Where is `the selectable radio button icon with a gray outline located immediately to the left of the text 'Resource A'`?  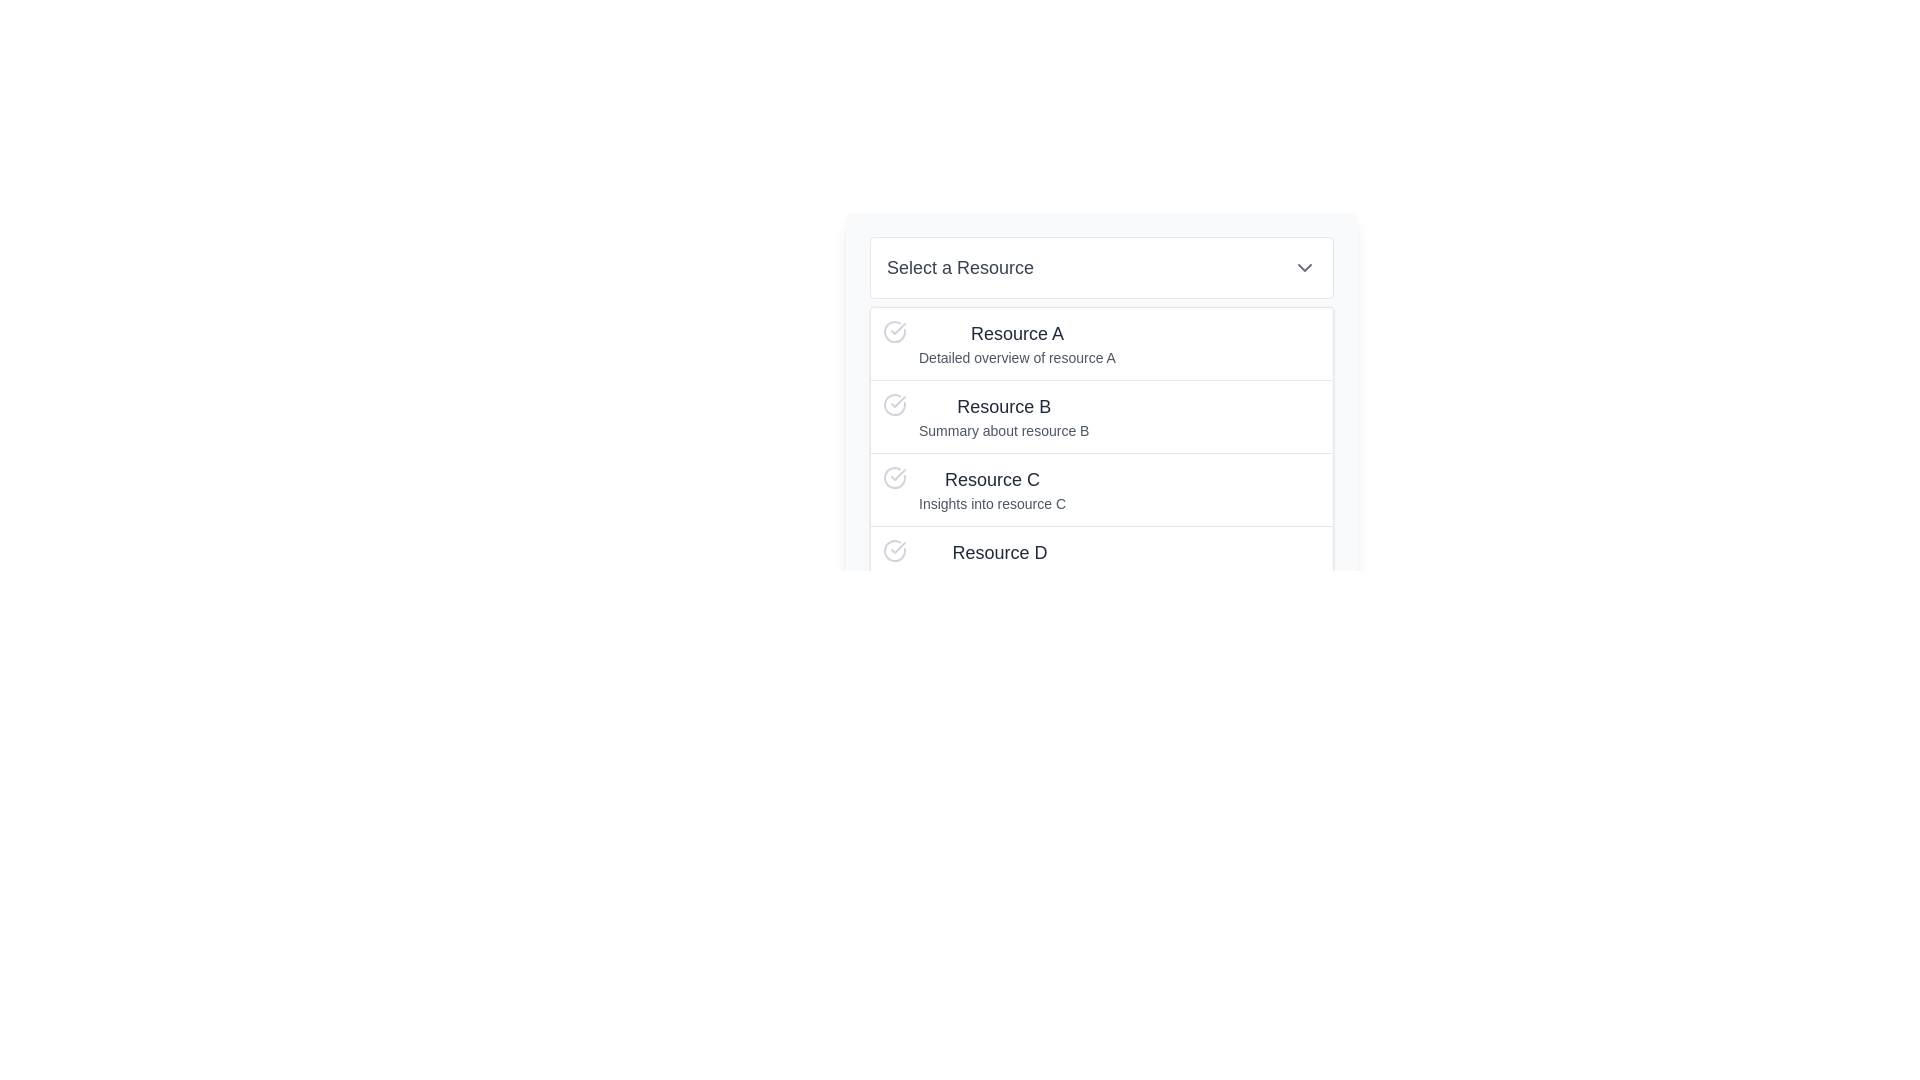 the selectable radio button icon with a gray outline located immediately to the left of the text 'Resource A' is located at coordinates (893, 330).